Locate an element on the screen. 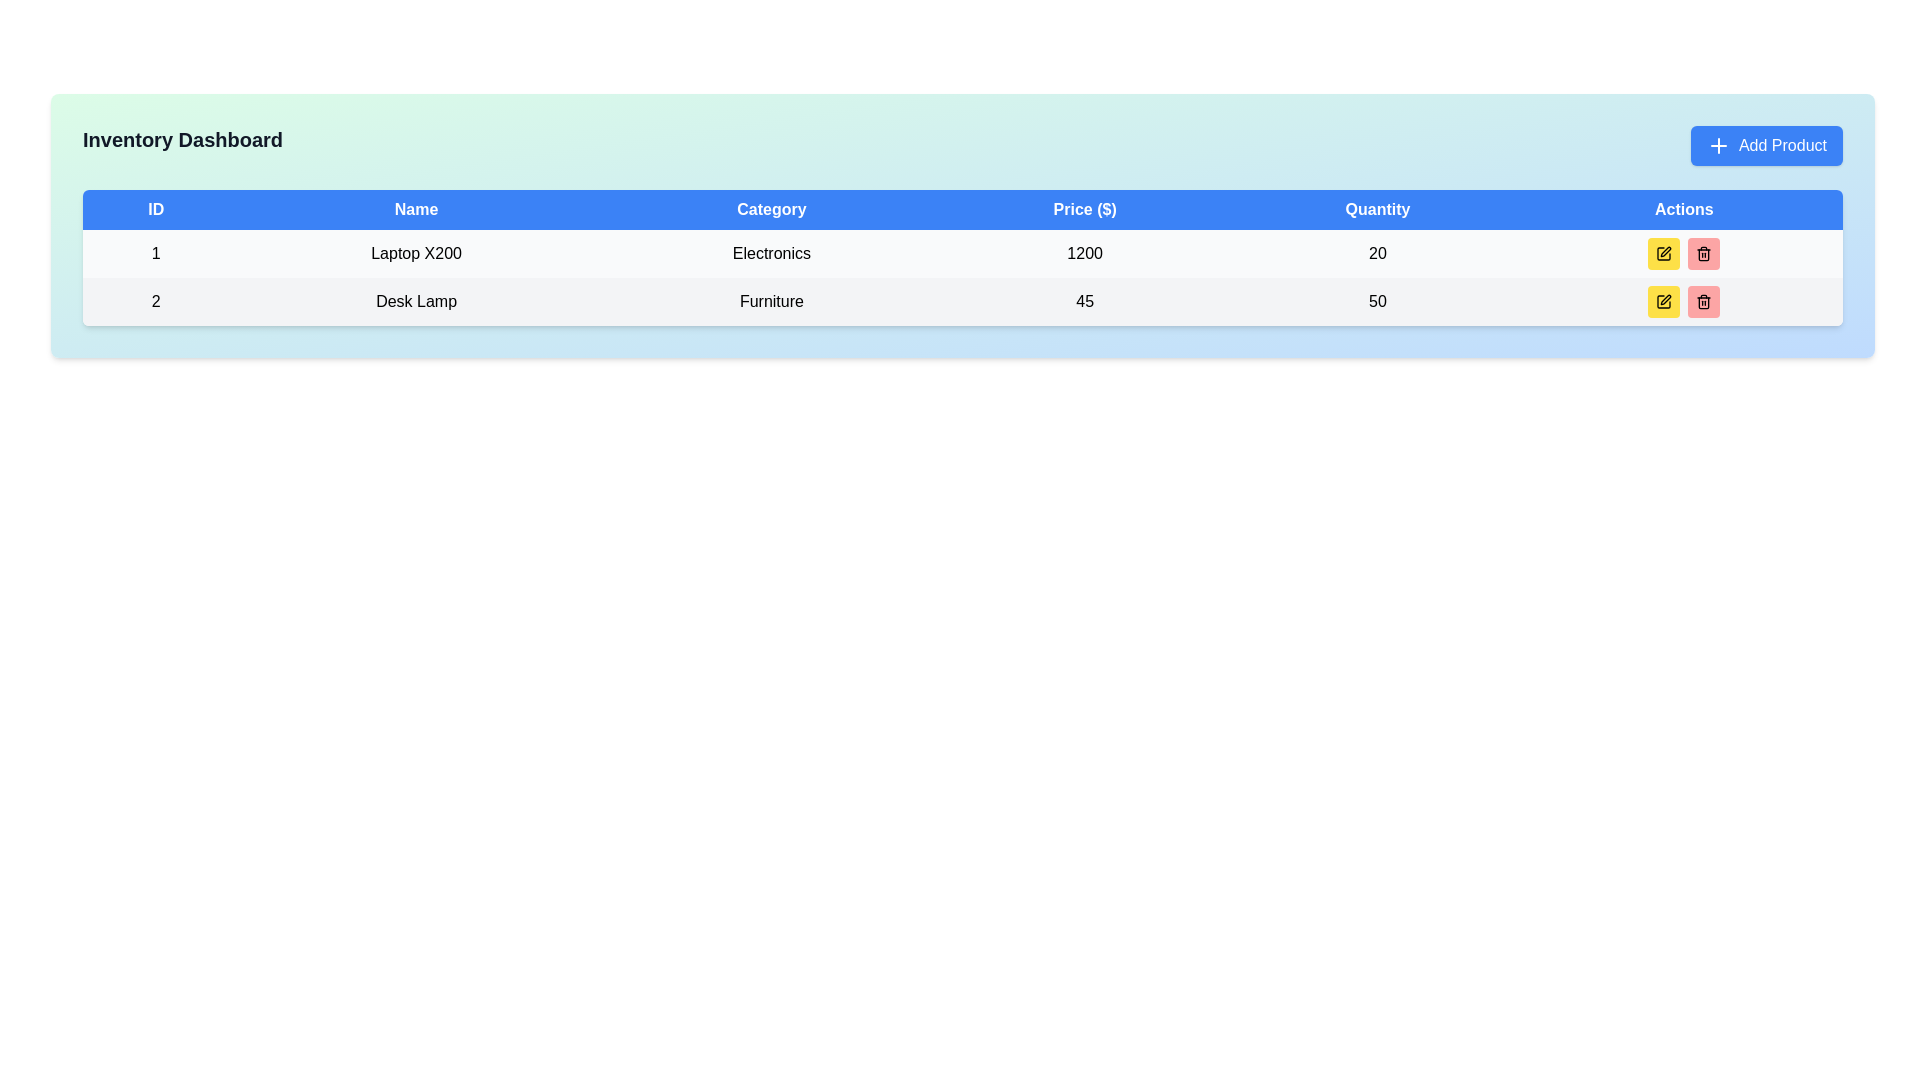 This screenshot has width=1920, height=1080. the red rounded button with a trash can icon located in the 'Actions' column of the second row of the table is located at coordinates (1703, 253).